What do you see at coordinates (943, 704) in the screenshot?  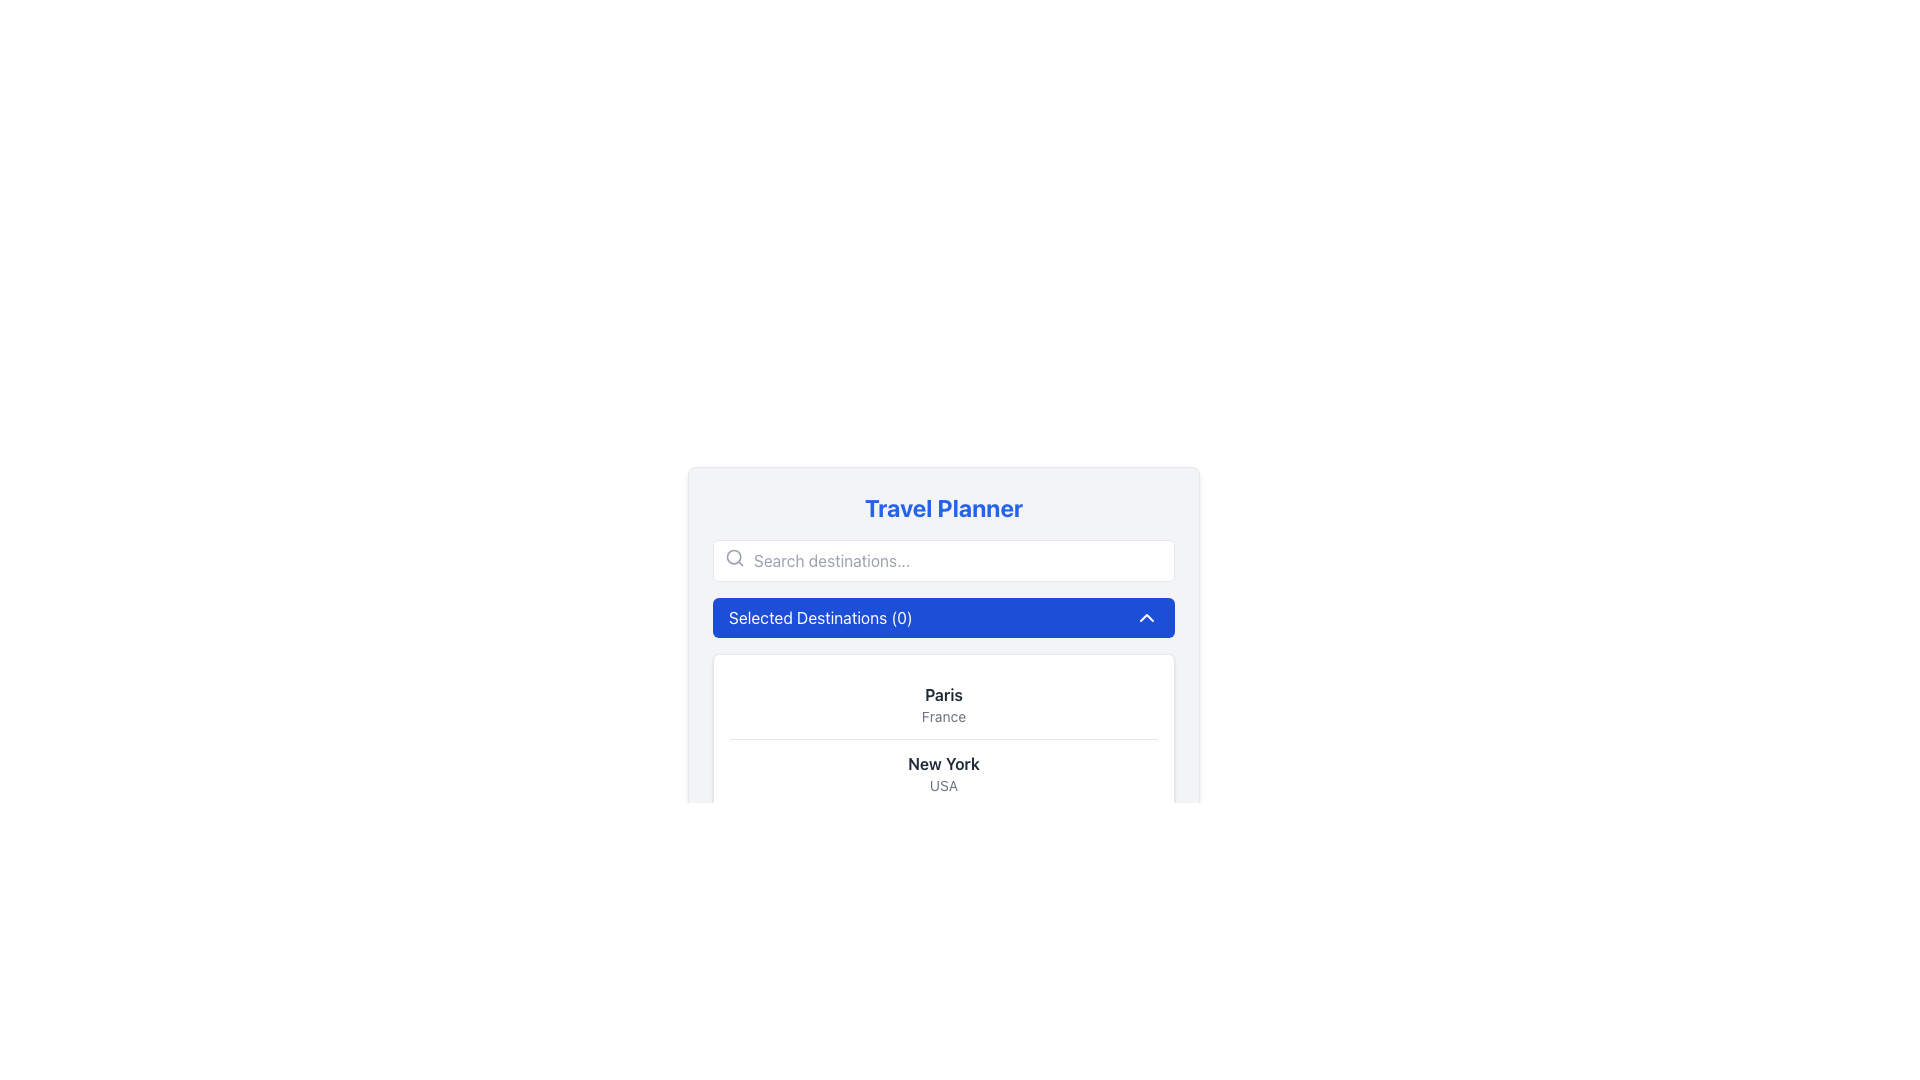 I see `the first selectable list item displaying 'Paris' and 'France' in the 'Selected Destinations (0)' section` at bounding box center [943, 704].